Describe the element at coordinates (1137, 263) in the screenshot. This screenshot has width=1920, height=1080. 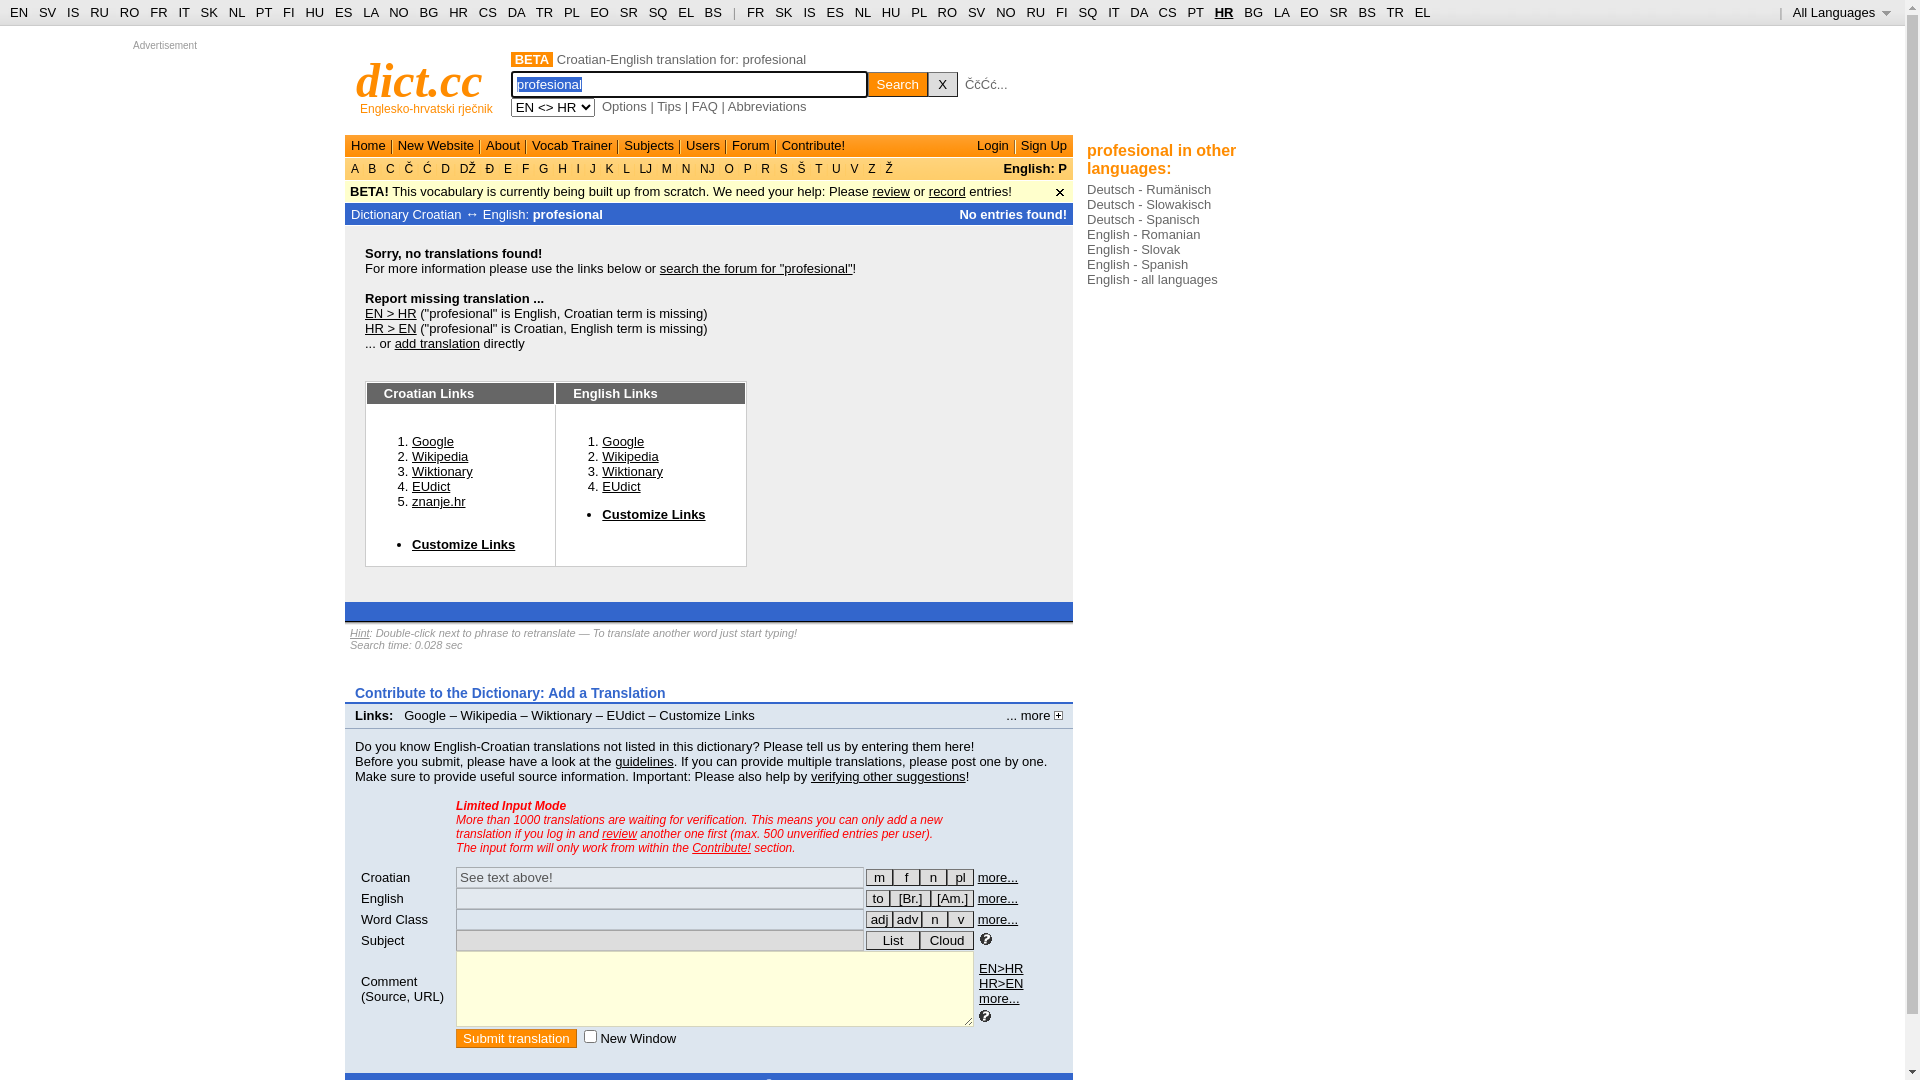
I see `'English - Spanish'` at that location.